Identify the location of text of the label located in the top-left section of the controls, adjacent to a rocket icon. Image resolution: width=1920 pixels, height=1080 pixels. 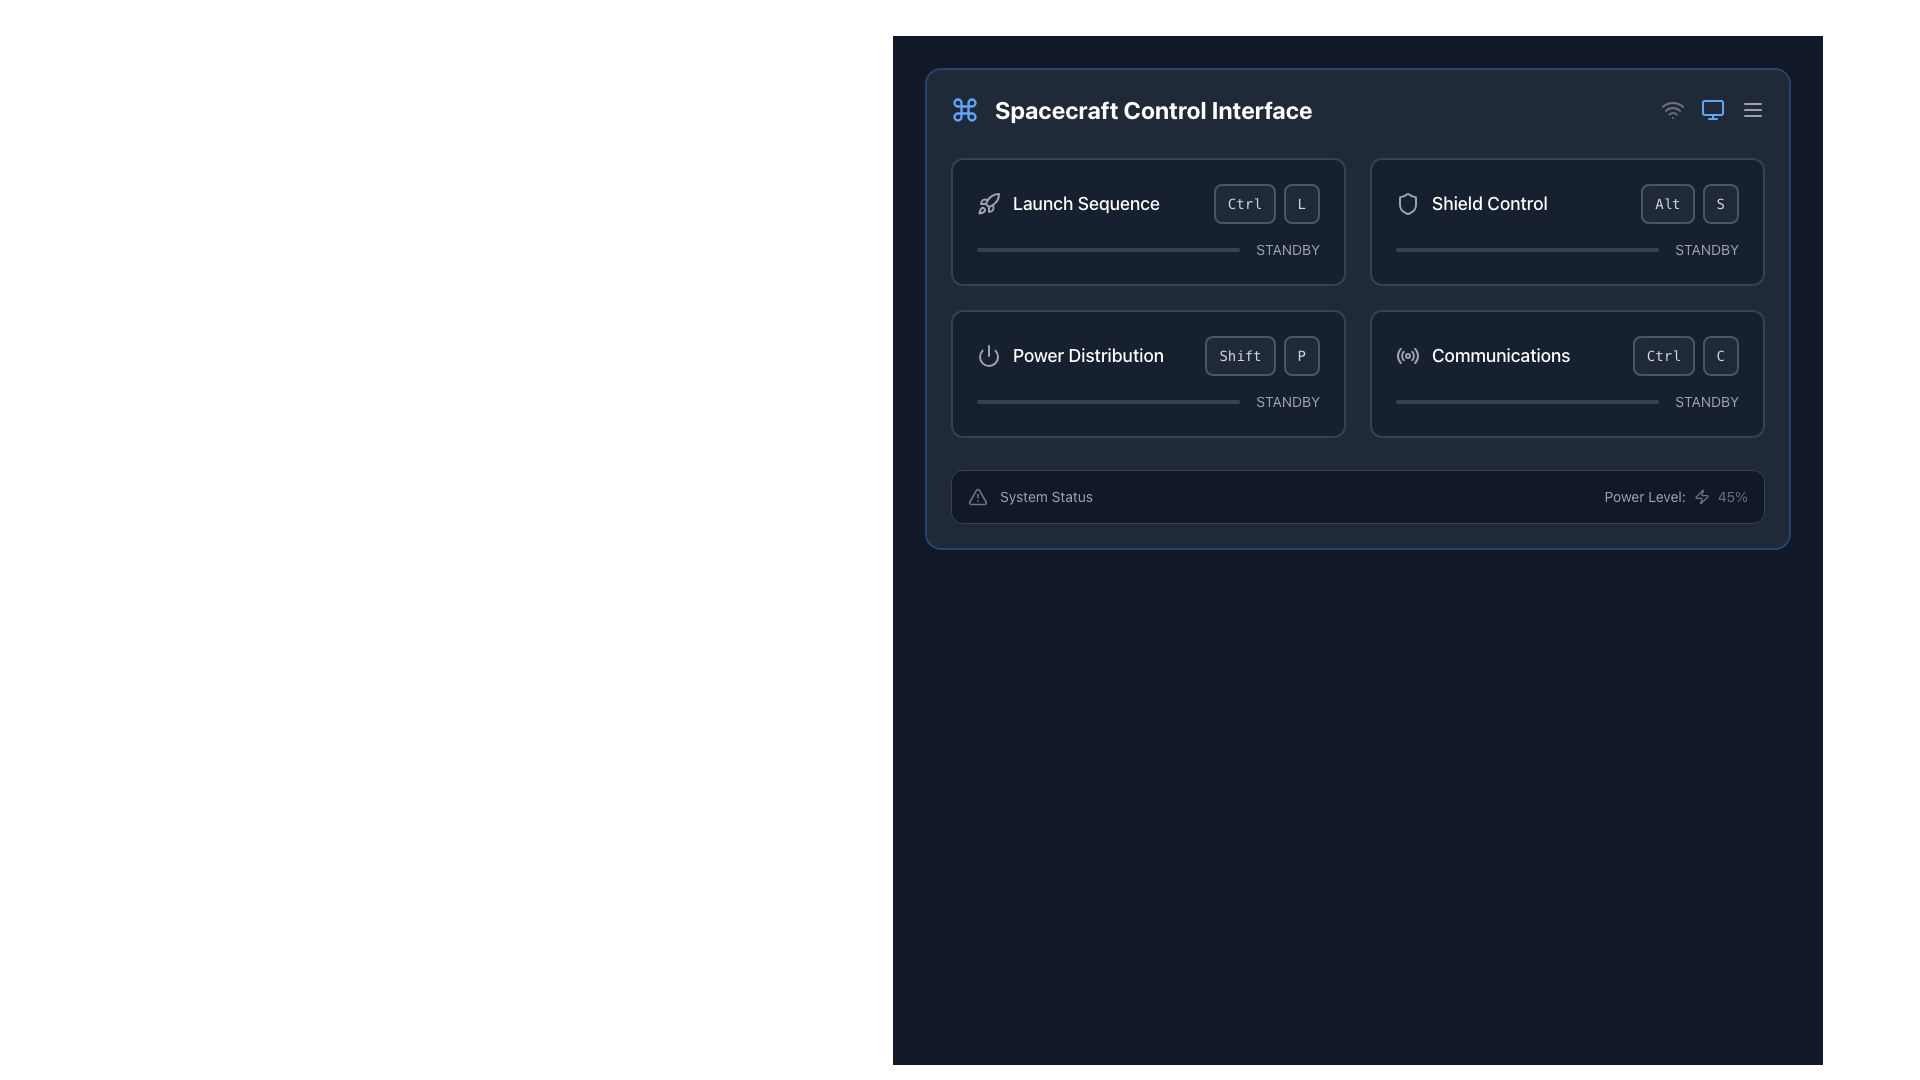
(1085, 204).